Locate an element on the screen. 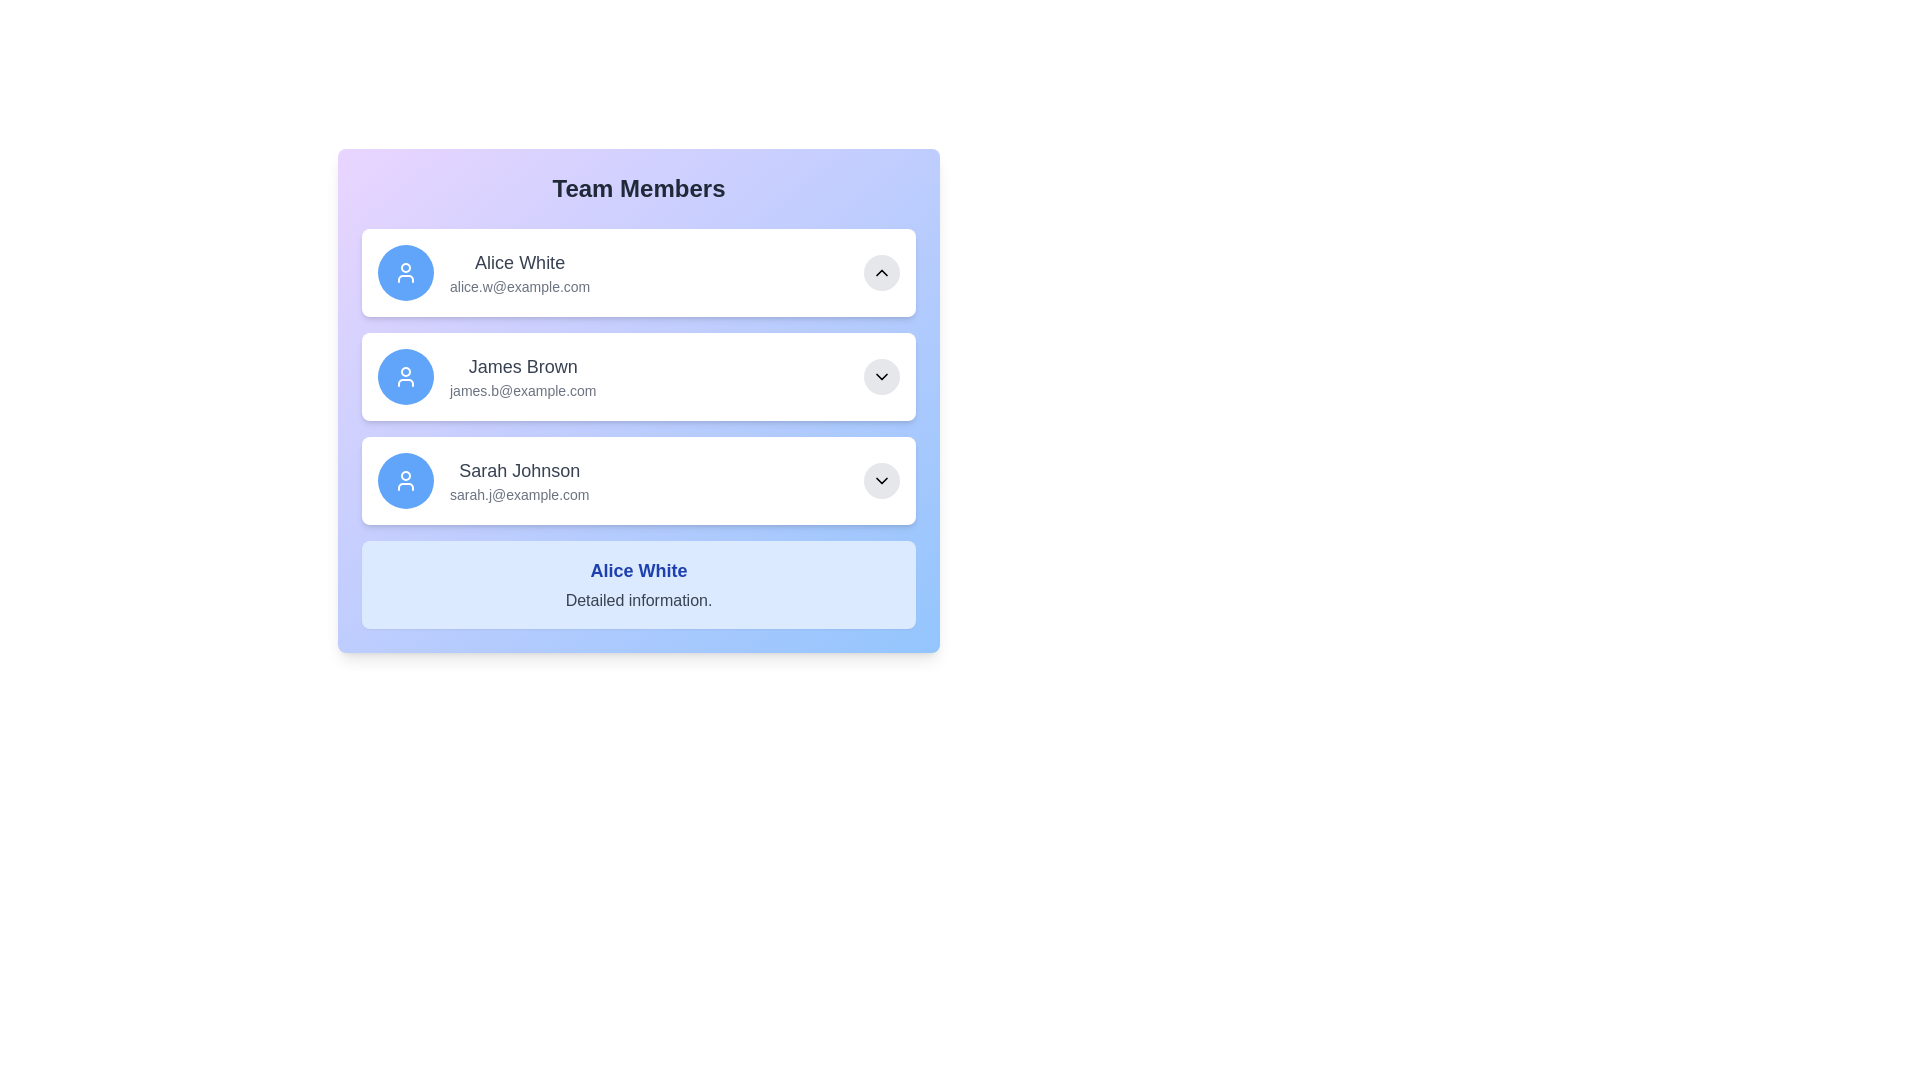 This screenshot has height=1080, width=1920. the user avatar for 'Alice White' located at the leftmost part of the first list item in the 'Team Members' section is located at coordinates (405, 273).